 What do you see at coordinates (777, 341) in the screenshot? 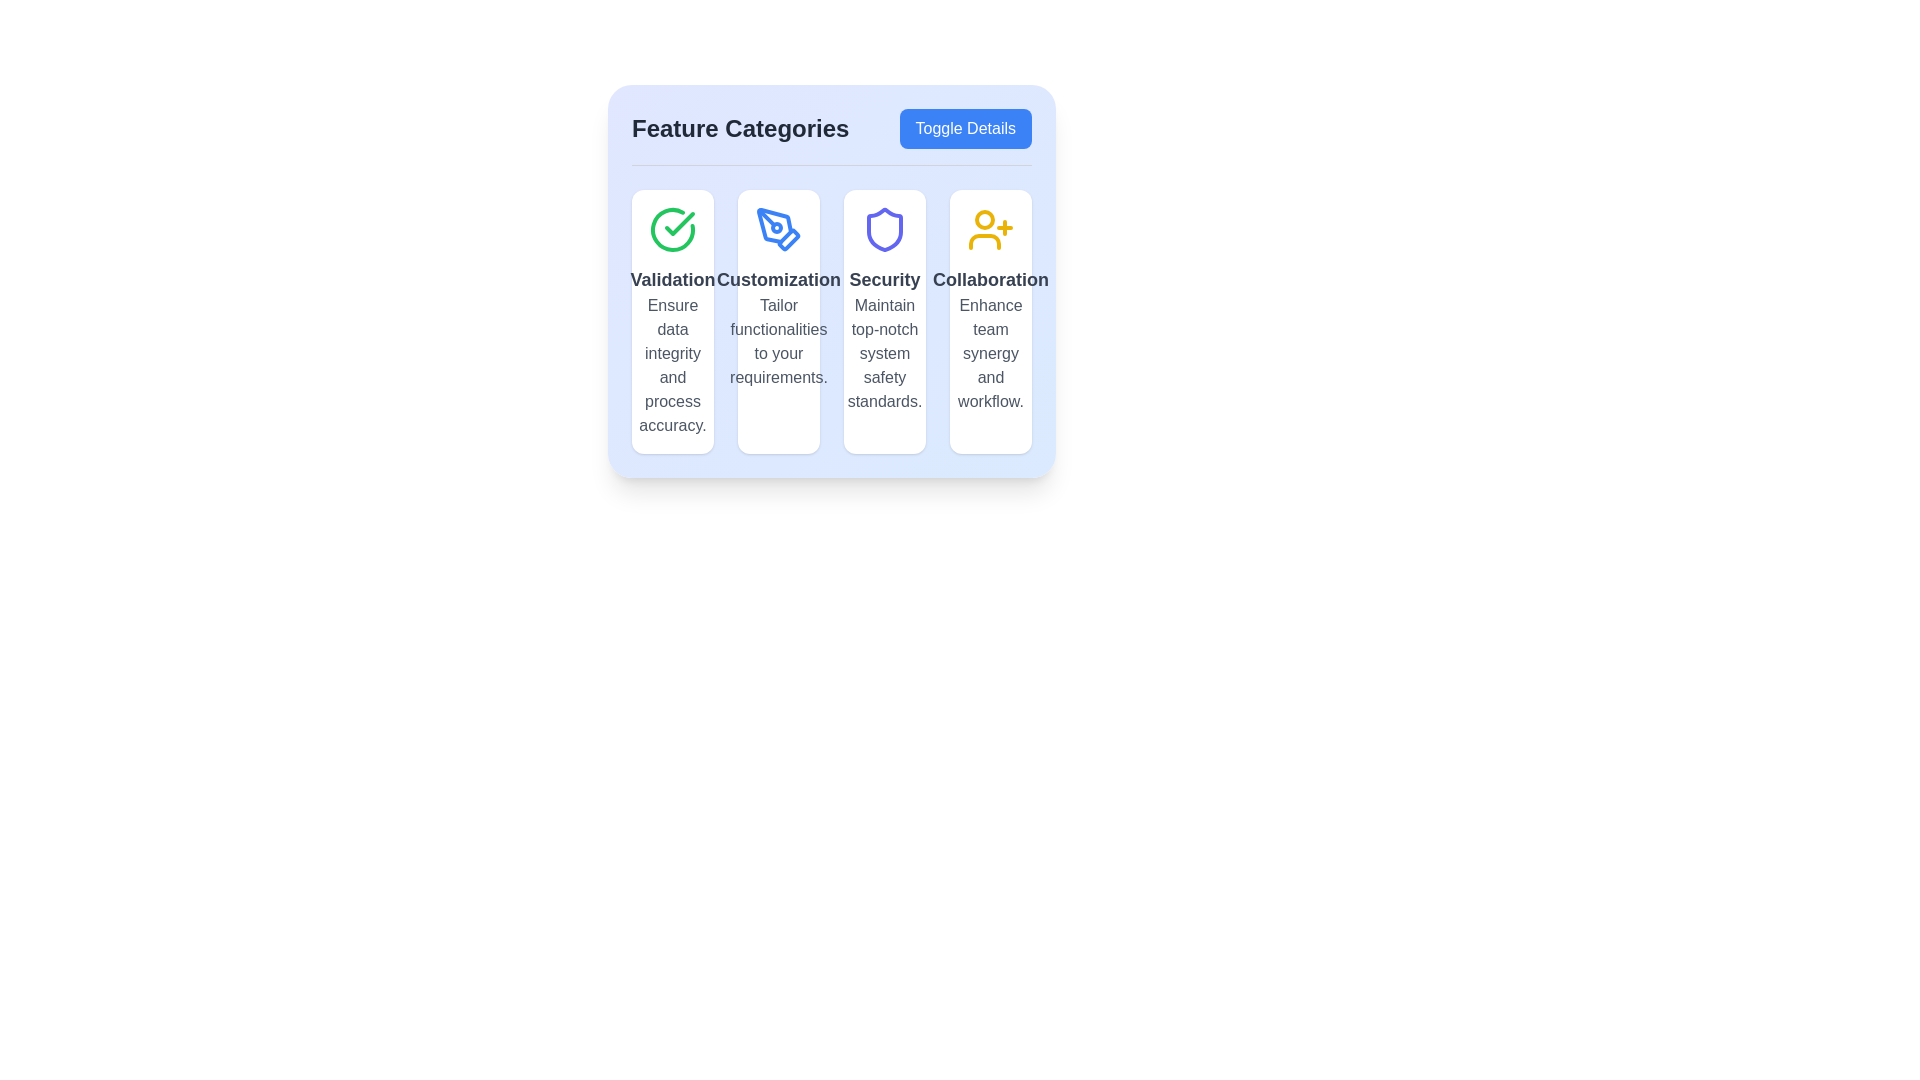
I see `the text label stating 'Tailor functionalities to your requirements.' which is styled in gray and located beneath the 'Customization' heading` at bounding box center [777, 341].